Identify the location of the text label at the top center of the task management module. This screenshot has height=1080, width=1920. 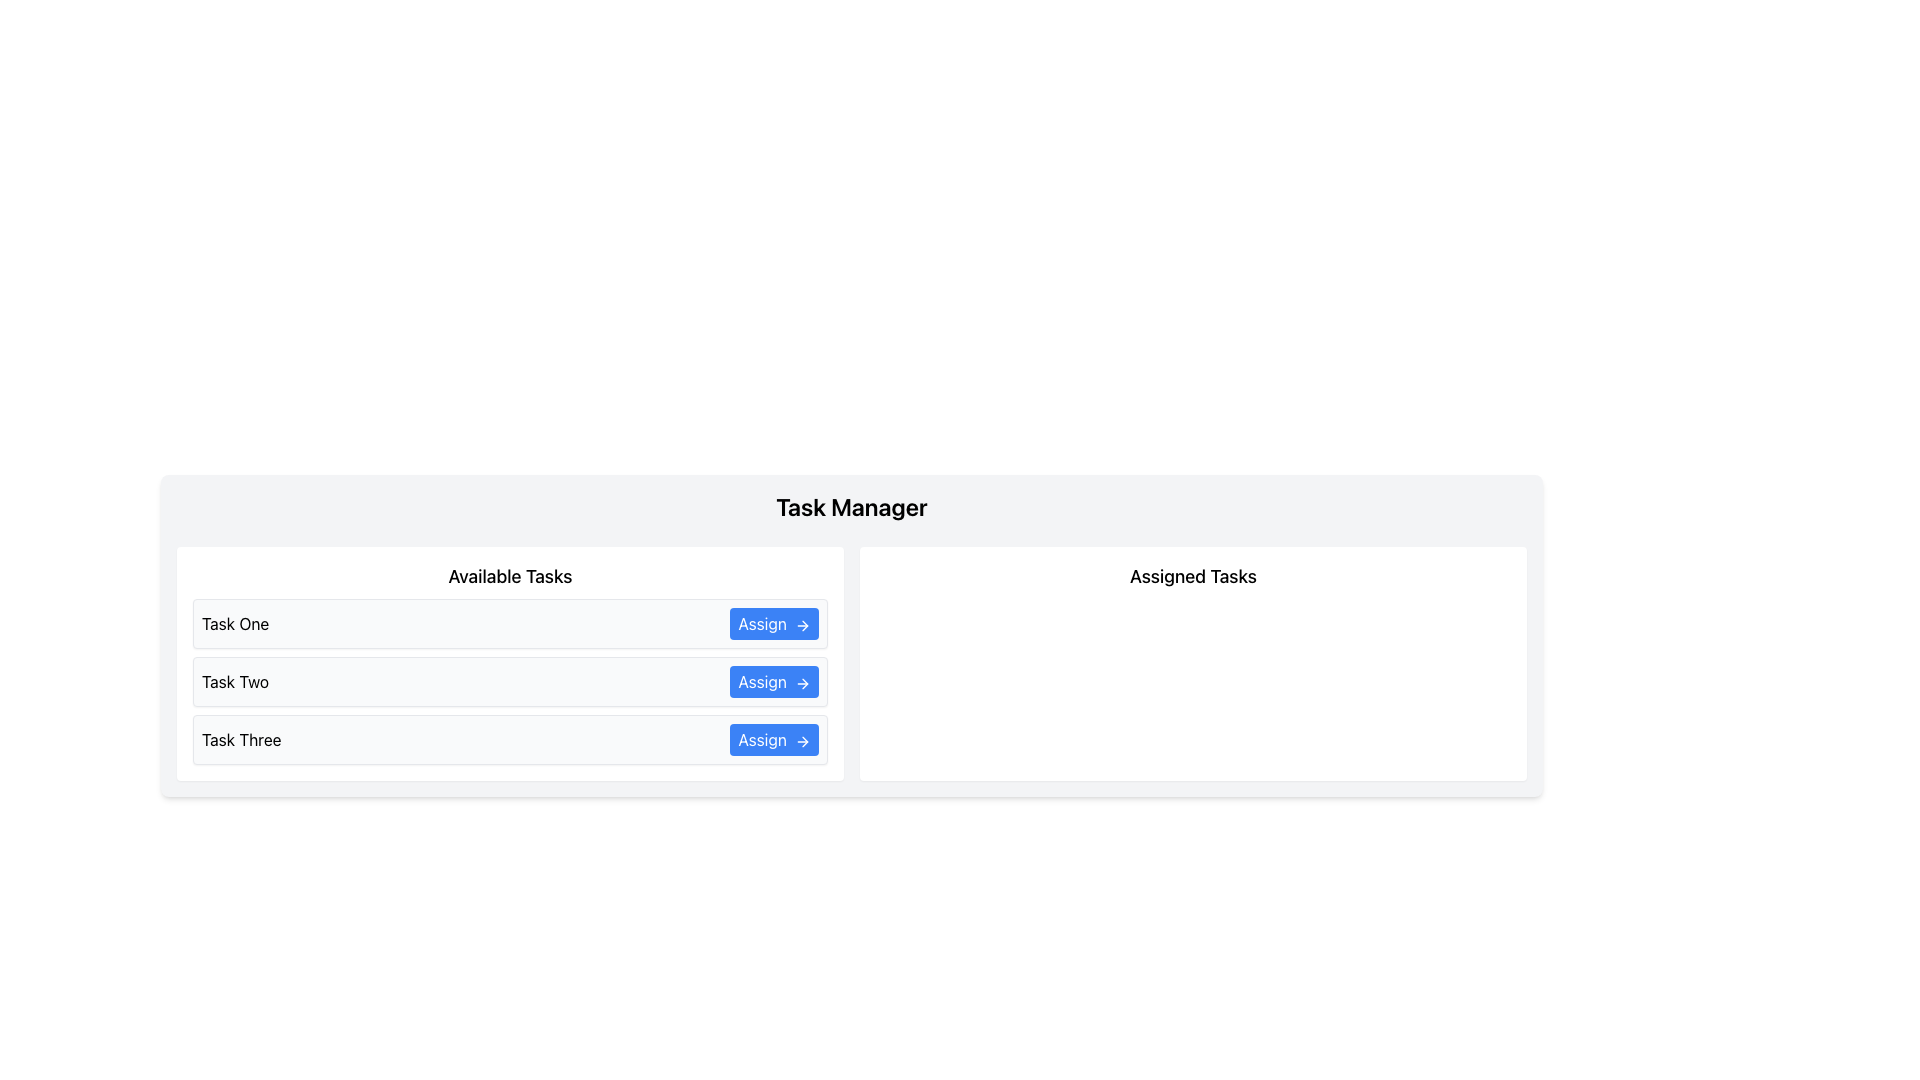
(851, 505).